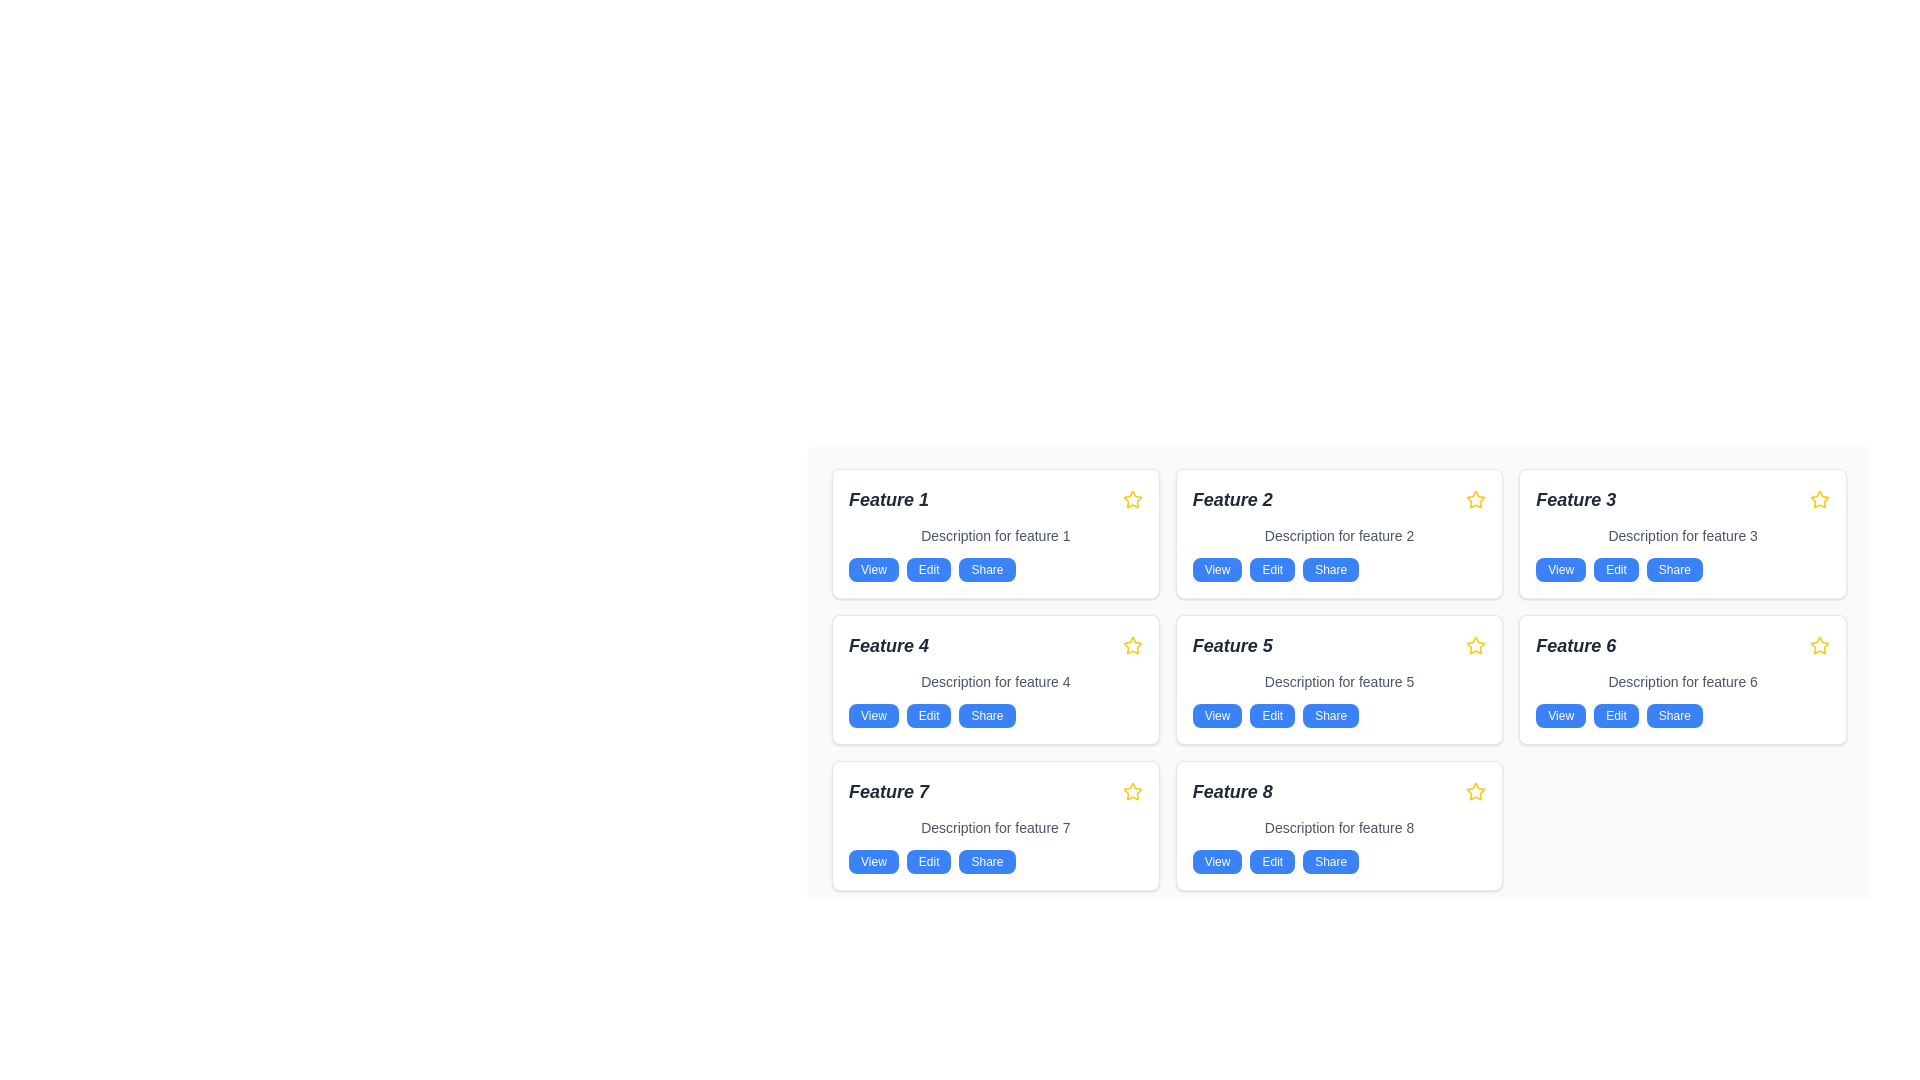 Image resolution: width=1920 pixels, height=1080 pixels. What do you see at coordinates (995, 828) in the screenshot?
I see `the text label that provides additional context for 'Feature 7', positioned below the title and above the buttons labeled 'View', 'Edit', and 'Share'` at bounding box center [995, 828].